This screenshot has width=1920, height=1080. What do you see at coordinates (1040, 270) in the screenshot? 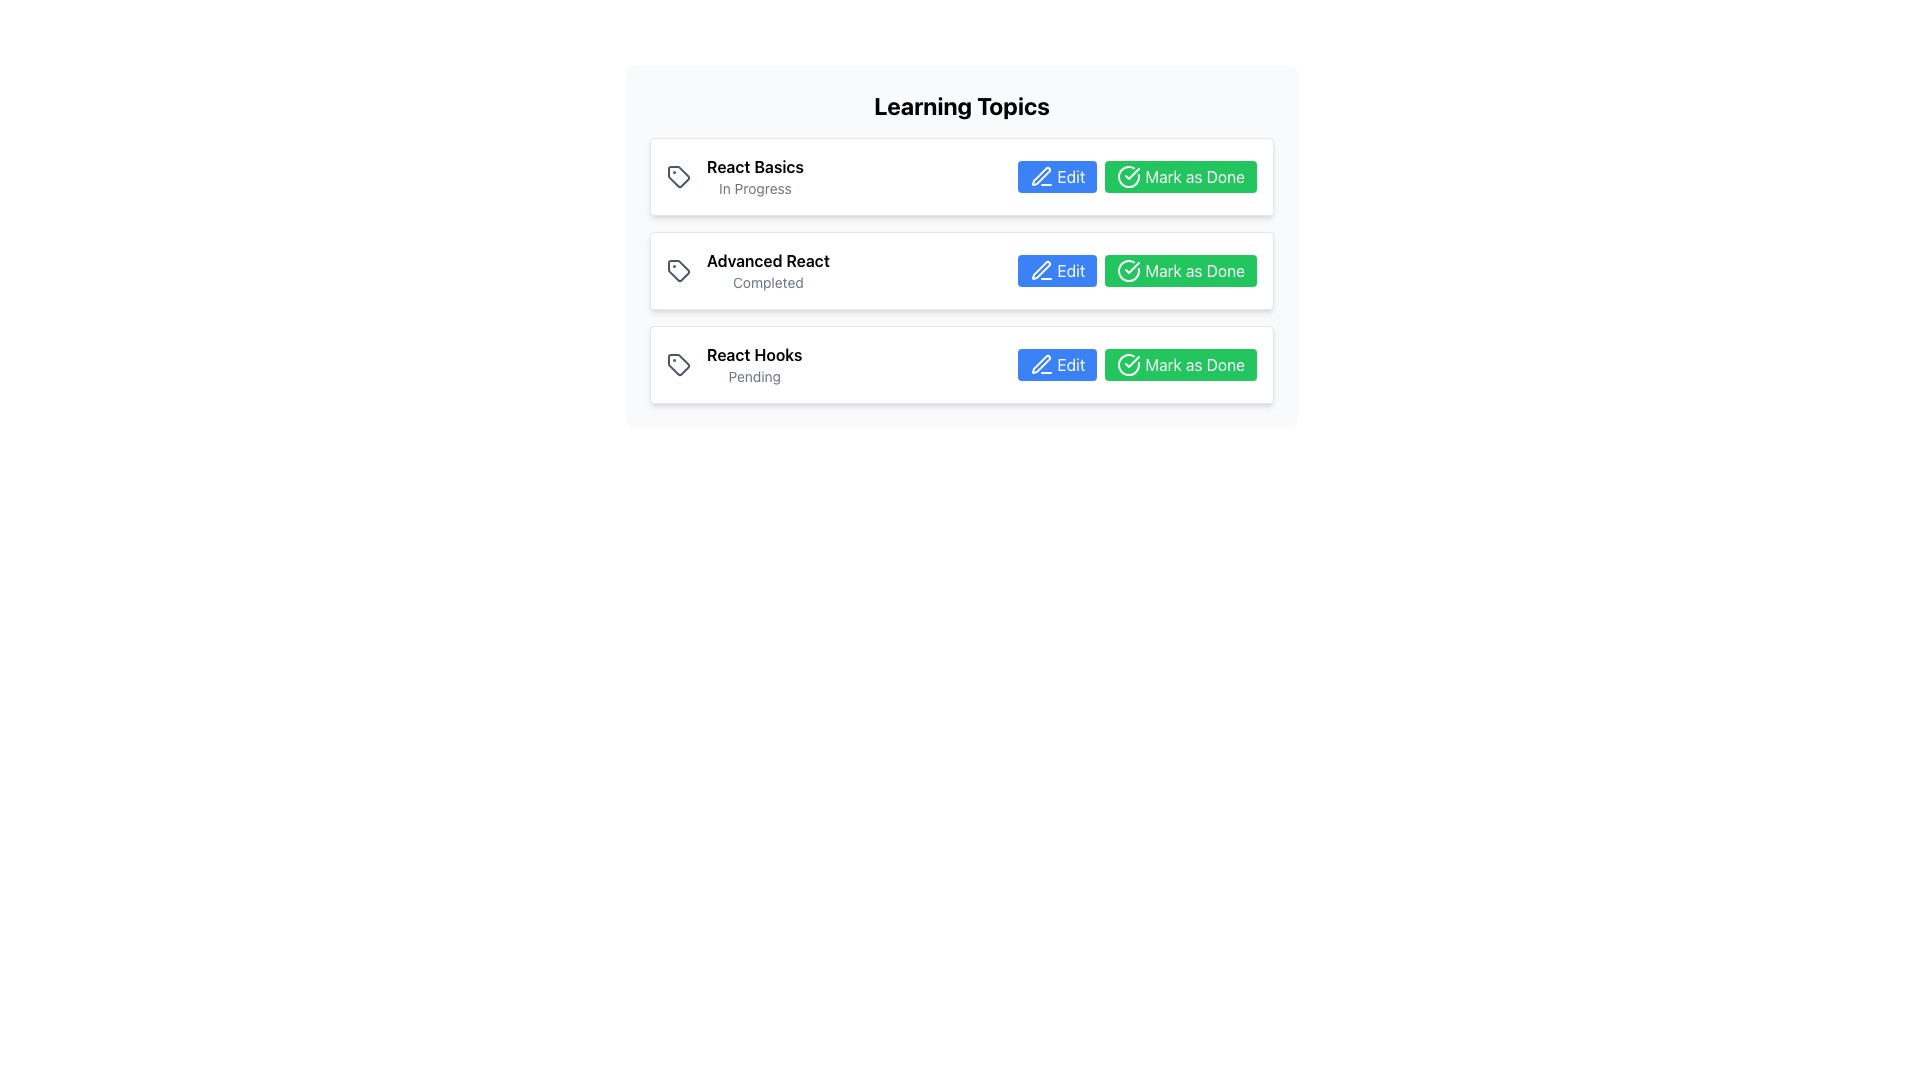
I see `the edit icon on the blue 'Edit' button located to the right of the 'Advanced React' row in the list of learning topics to initiate the edit action` at bounding box center [1040, 270].